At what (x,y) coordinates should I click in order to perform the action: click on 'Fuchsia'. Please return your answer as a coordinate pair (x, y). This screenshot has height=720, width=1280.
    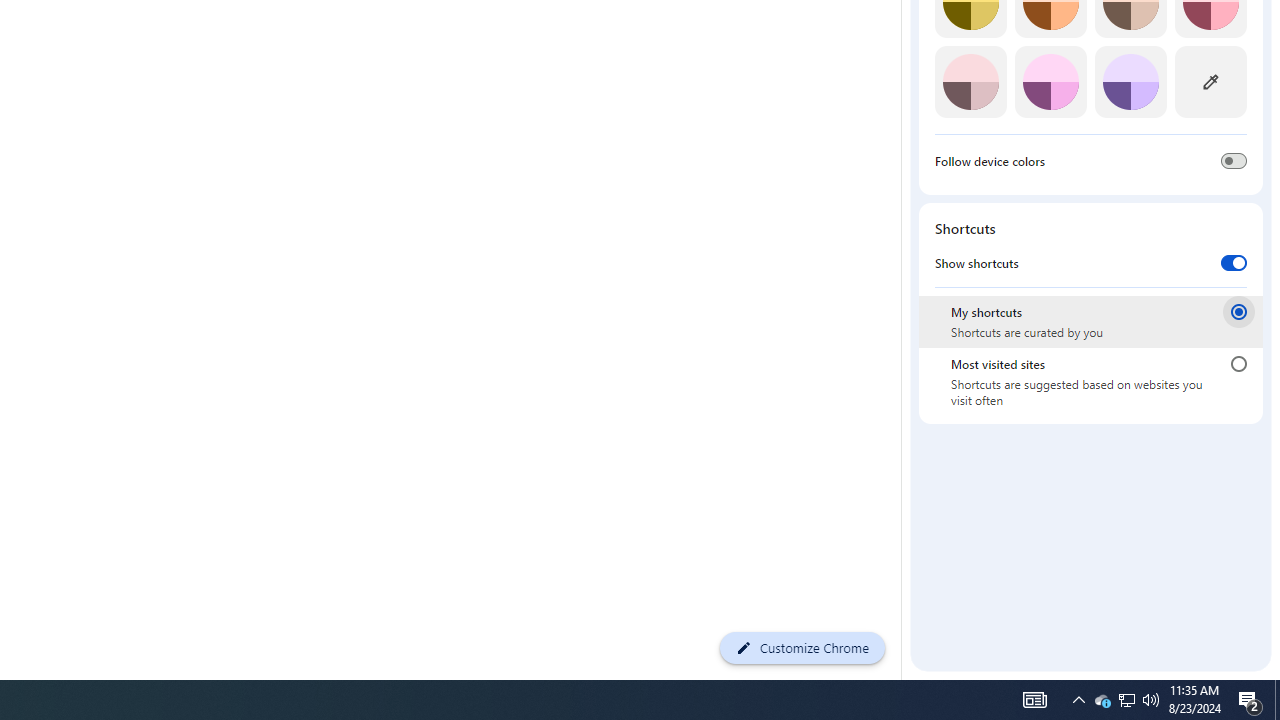
    Looking at the image, I should click on (1049, 81).